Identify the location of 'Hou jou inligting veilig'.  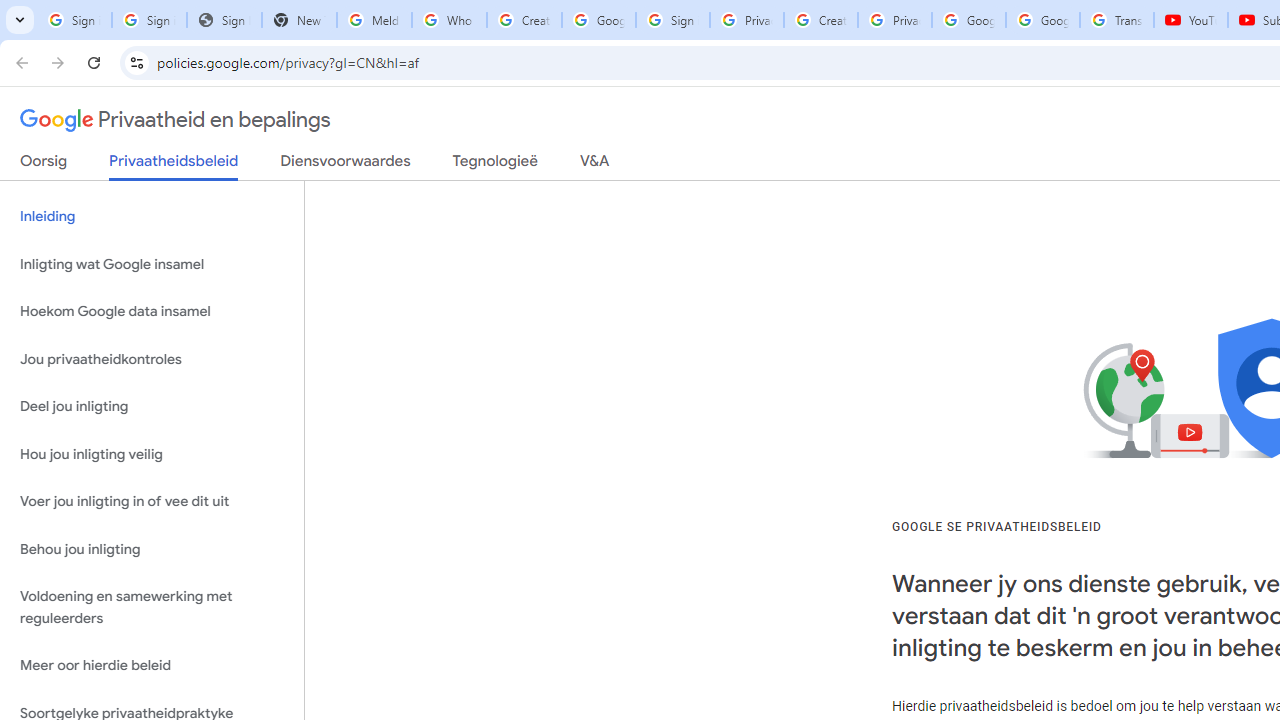
(151, 454).